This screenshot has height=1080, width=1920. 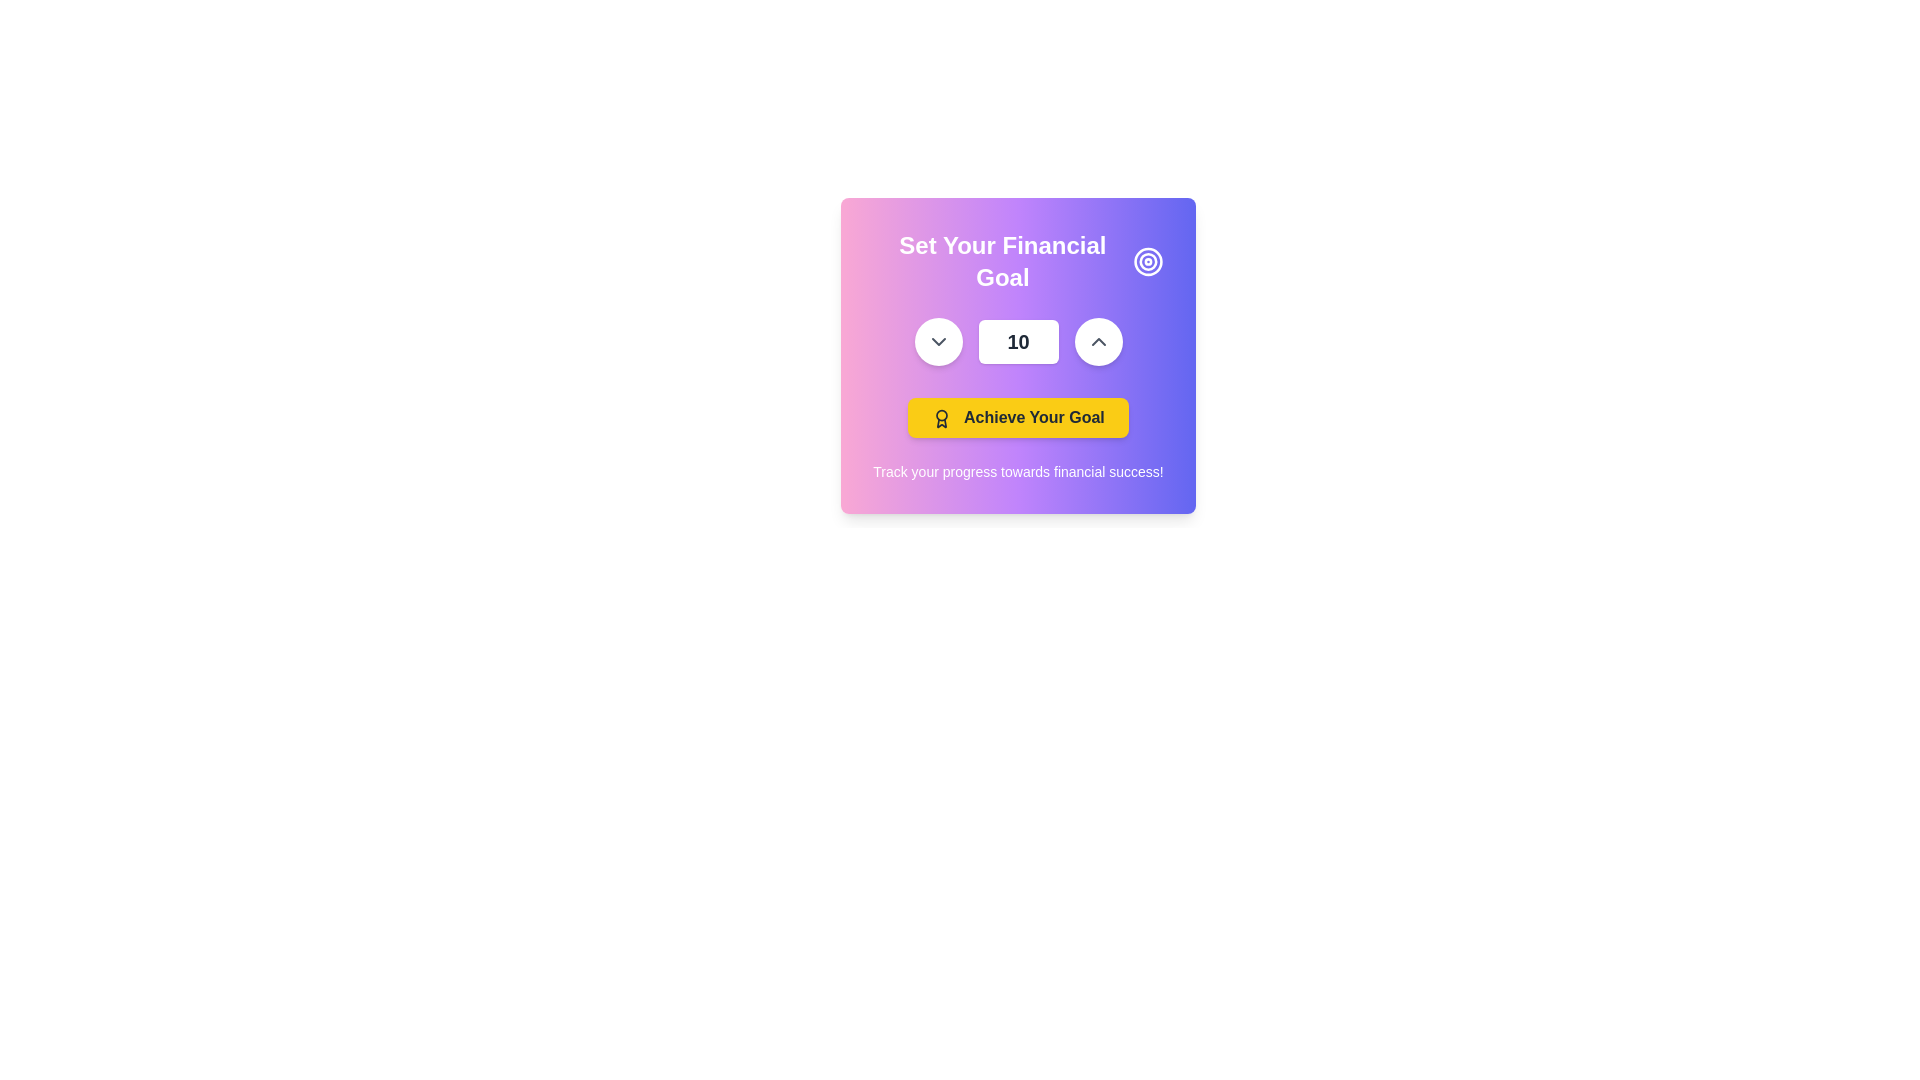 What do you see at coordinates (1148, 261) in the screenshot?
I see `the outermost ring of the target icon located in the top-right corner of the 'Set Your Financial Goal' card` at bounding box center [1148, 261].